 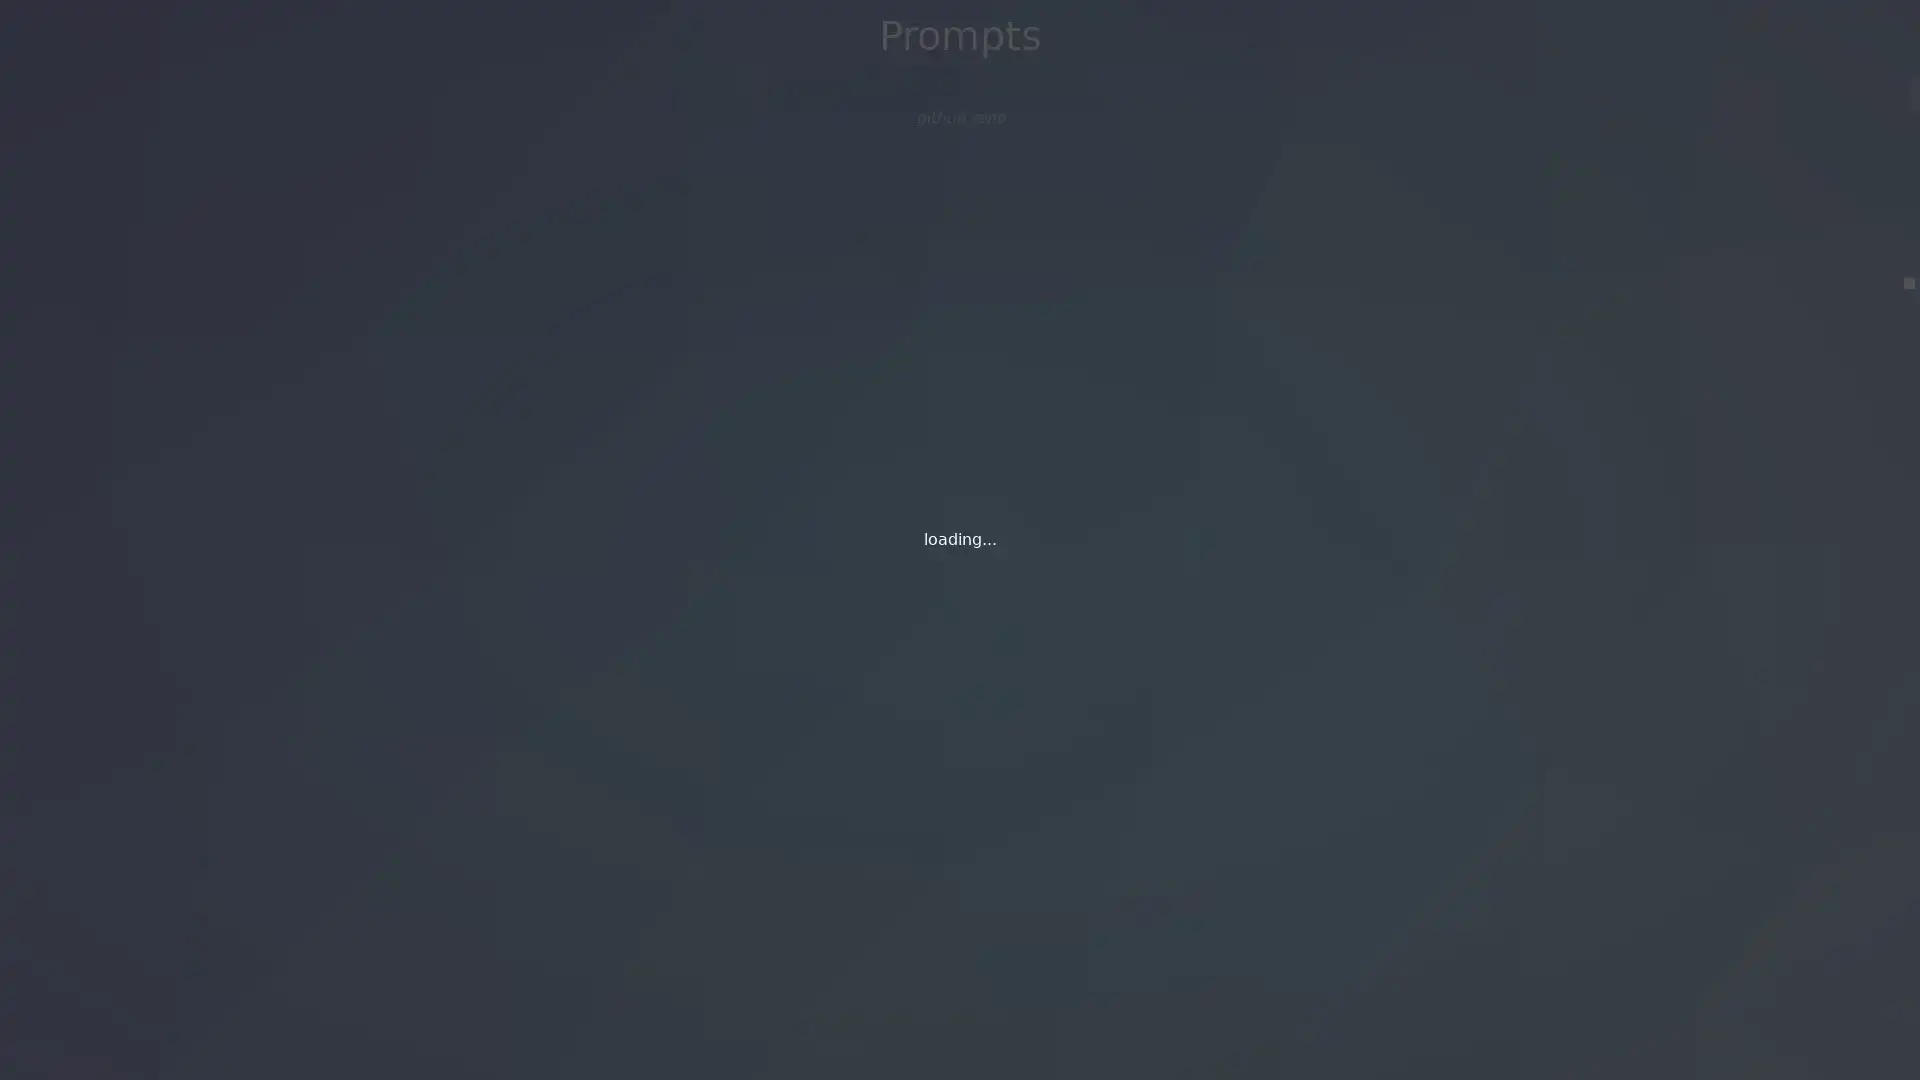 What do you see at coordinates (958, 124) in the screenshot?
I see `MLP:FiM` at bounding box center [958, 124].